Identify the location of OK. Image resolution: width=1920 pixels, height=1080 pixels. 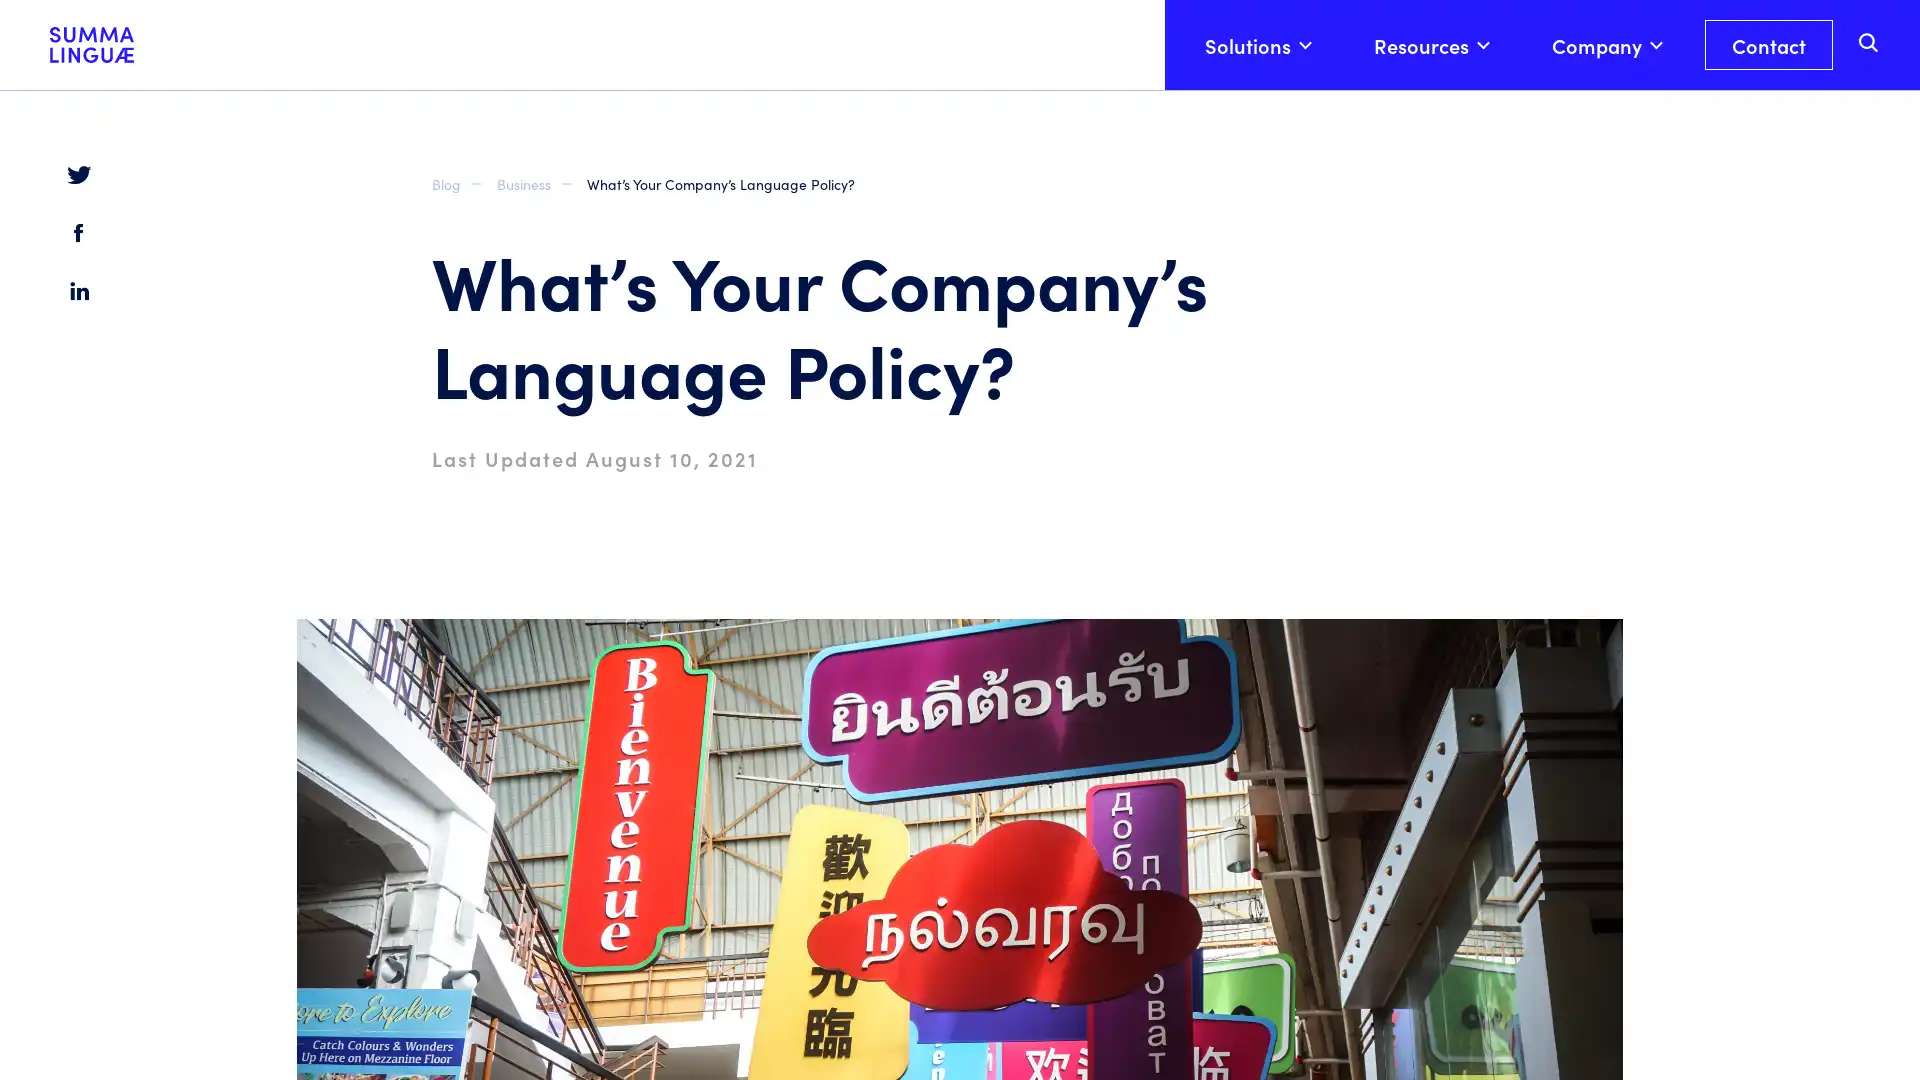
(1559, 1022).